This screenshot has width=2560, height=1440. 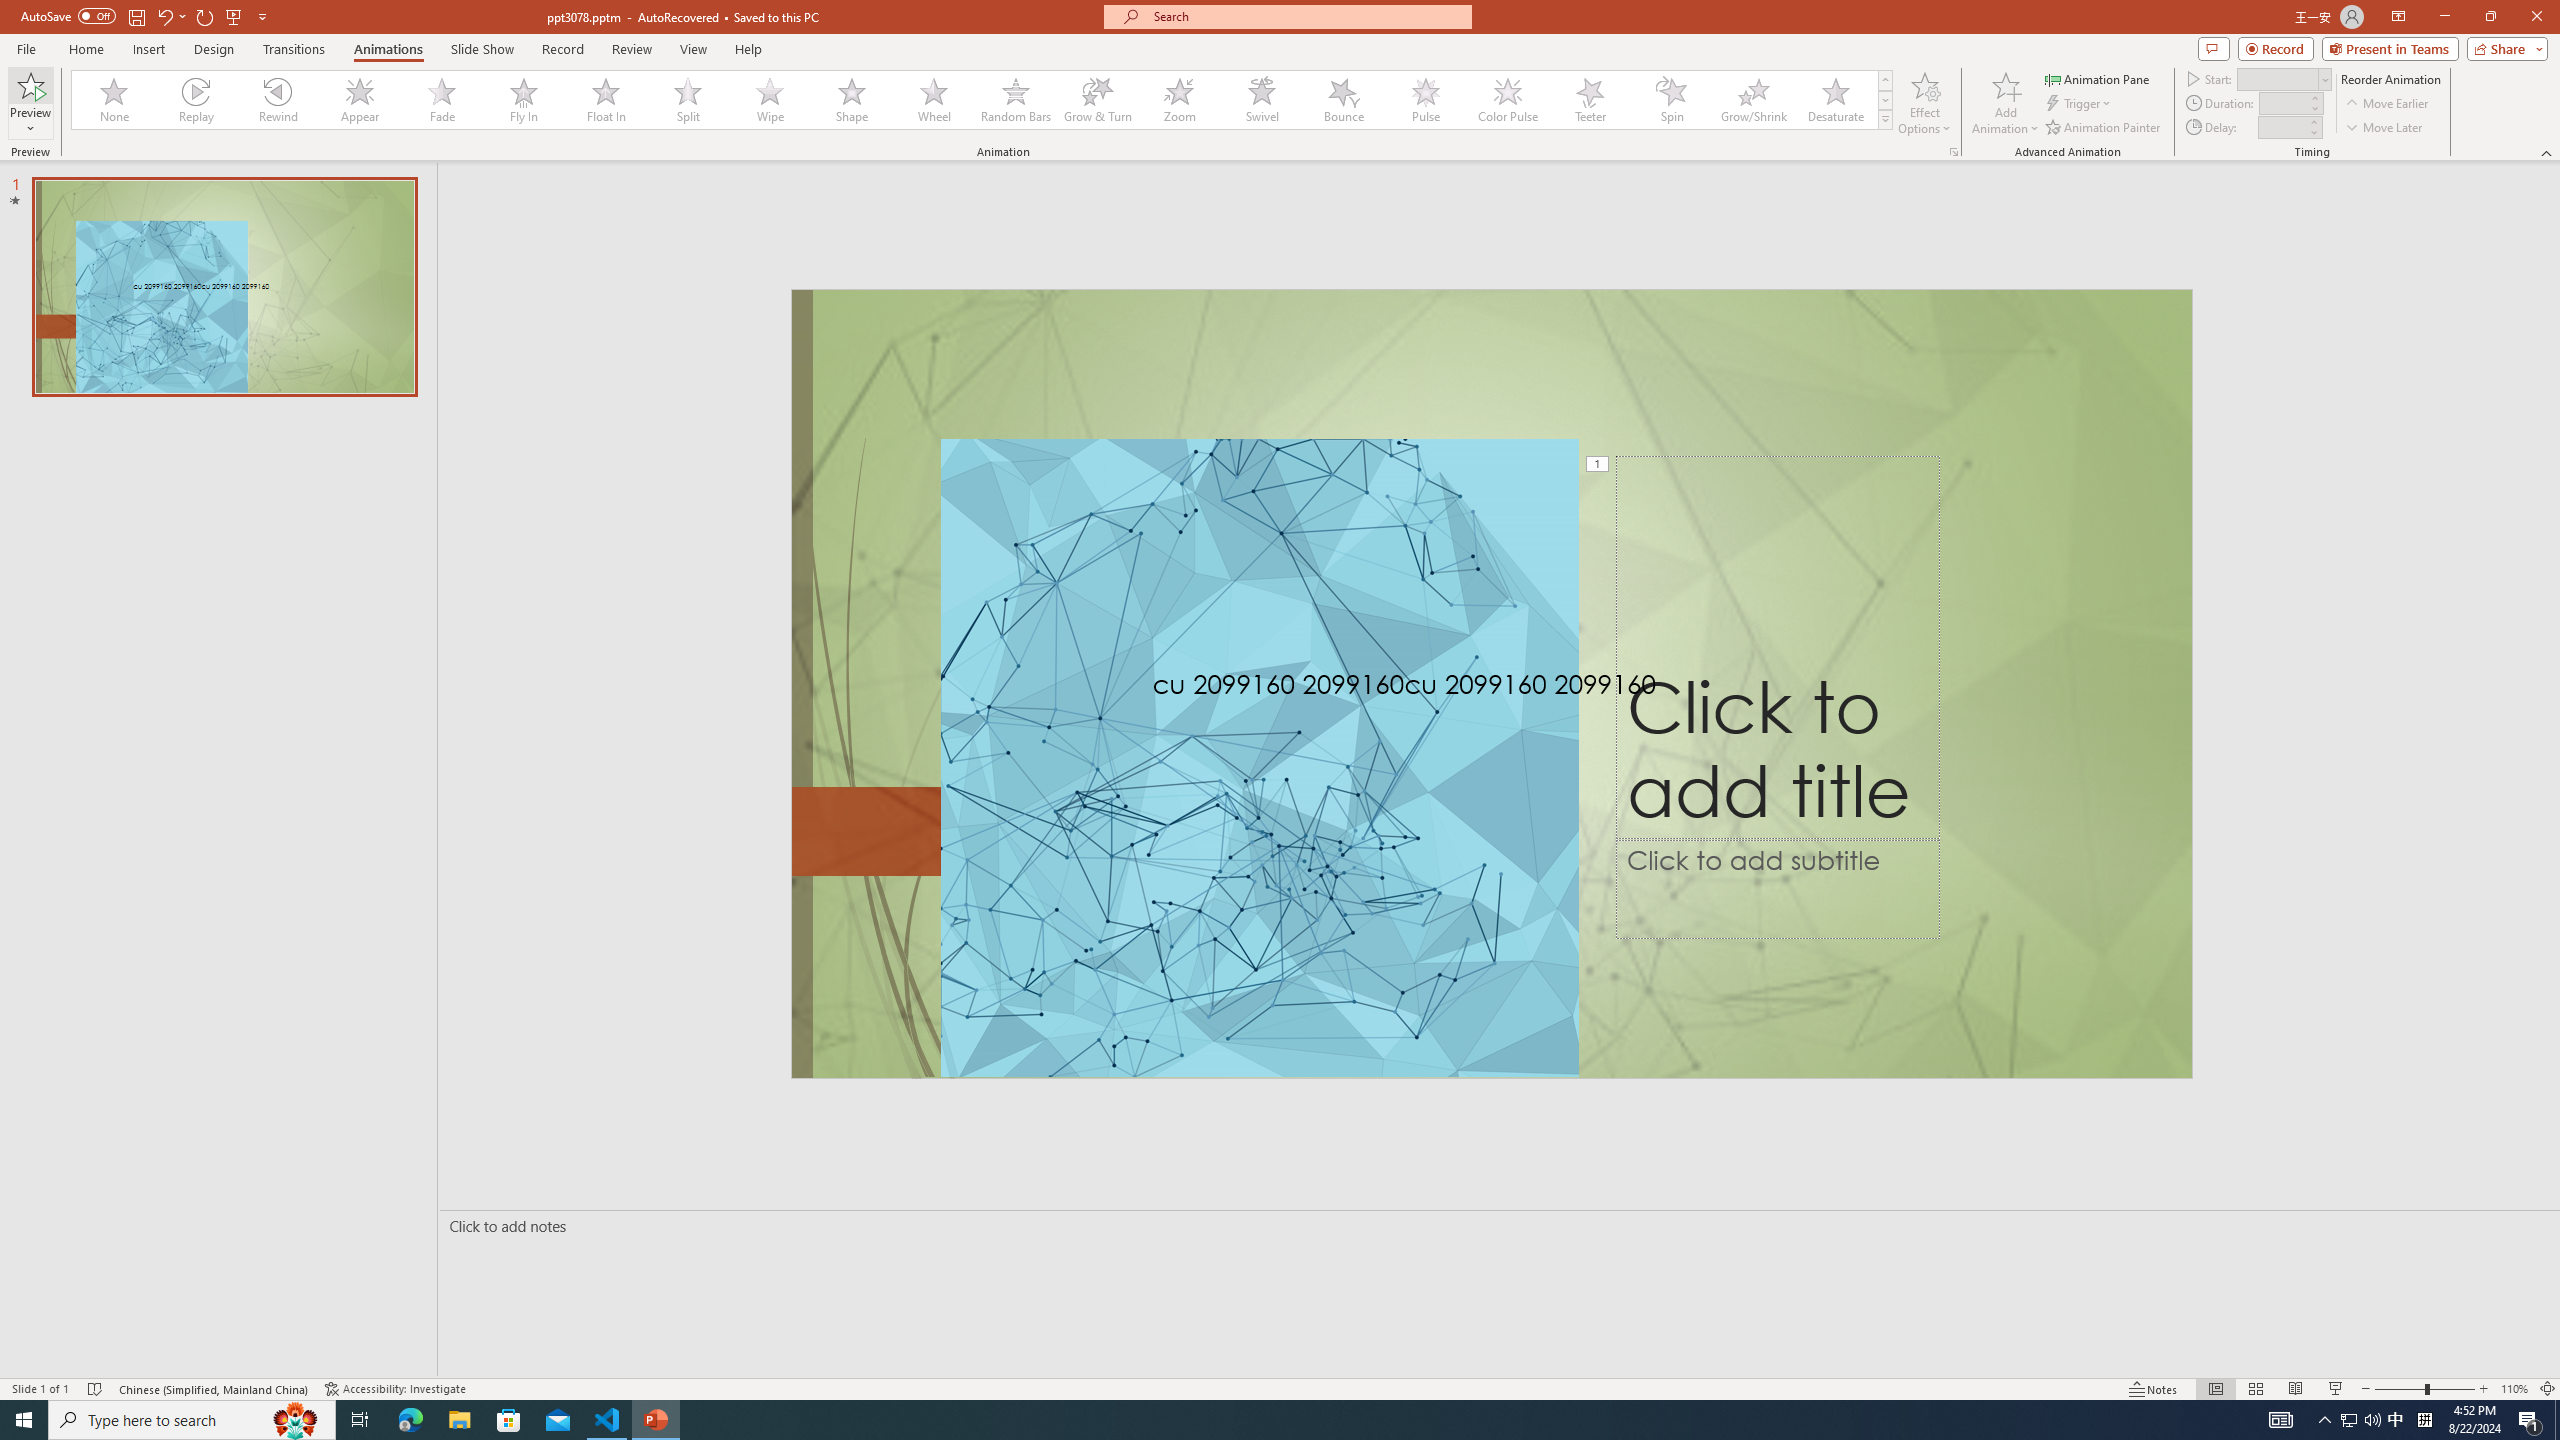 I want to click on 'AutomationID: AnimationGallery', so click(x=982, y=99).